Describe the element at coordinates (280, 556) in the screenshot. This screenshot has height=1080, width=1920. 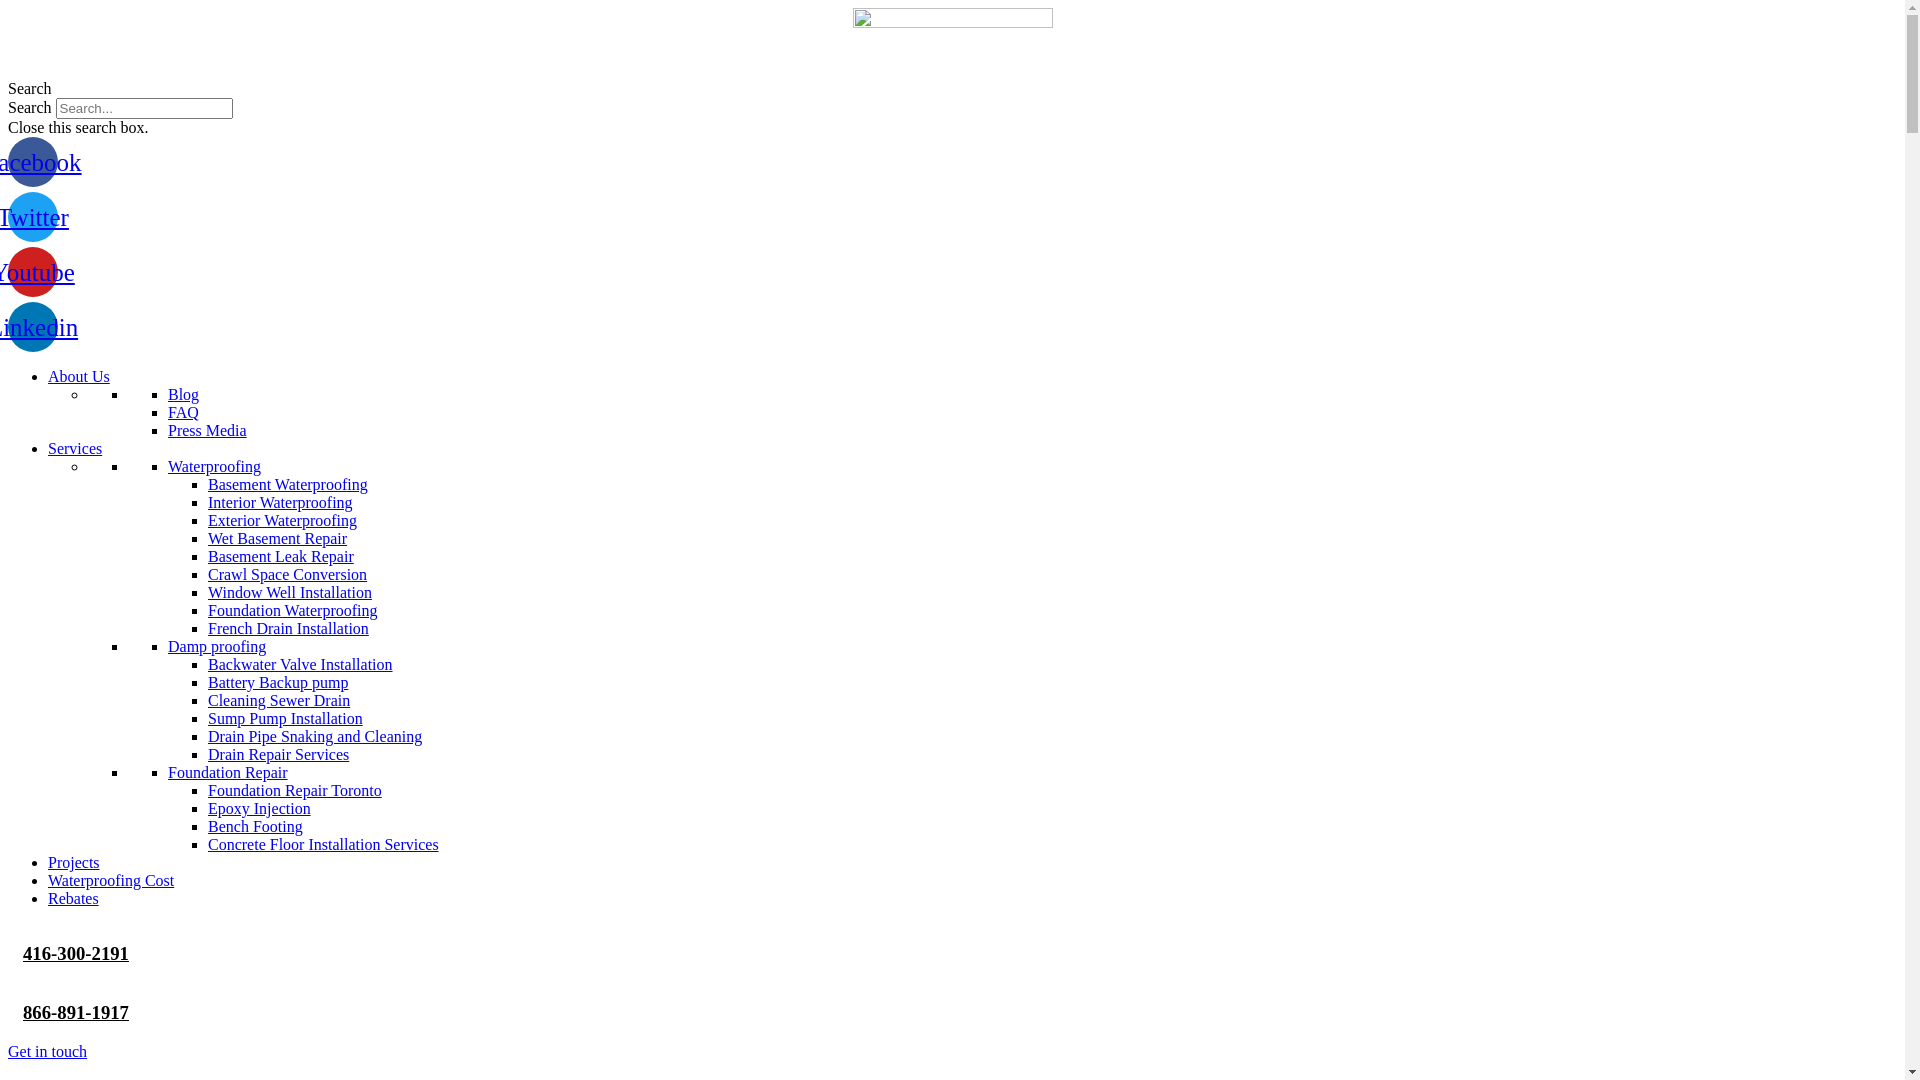
I see `'Basement Leak Repair'` at that location.